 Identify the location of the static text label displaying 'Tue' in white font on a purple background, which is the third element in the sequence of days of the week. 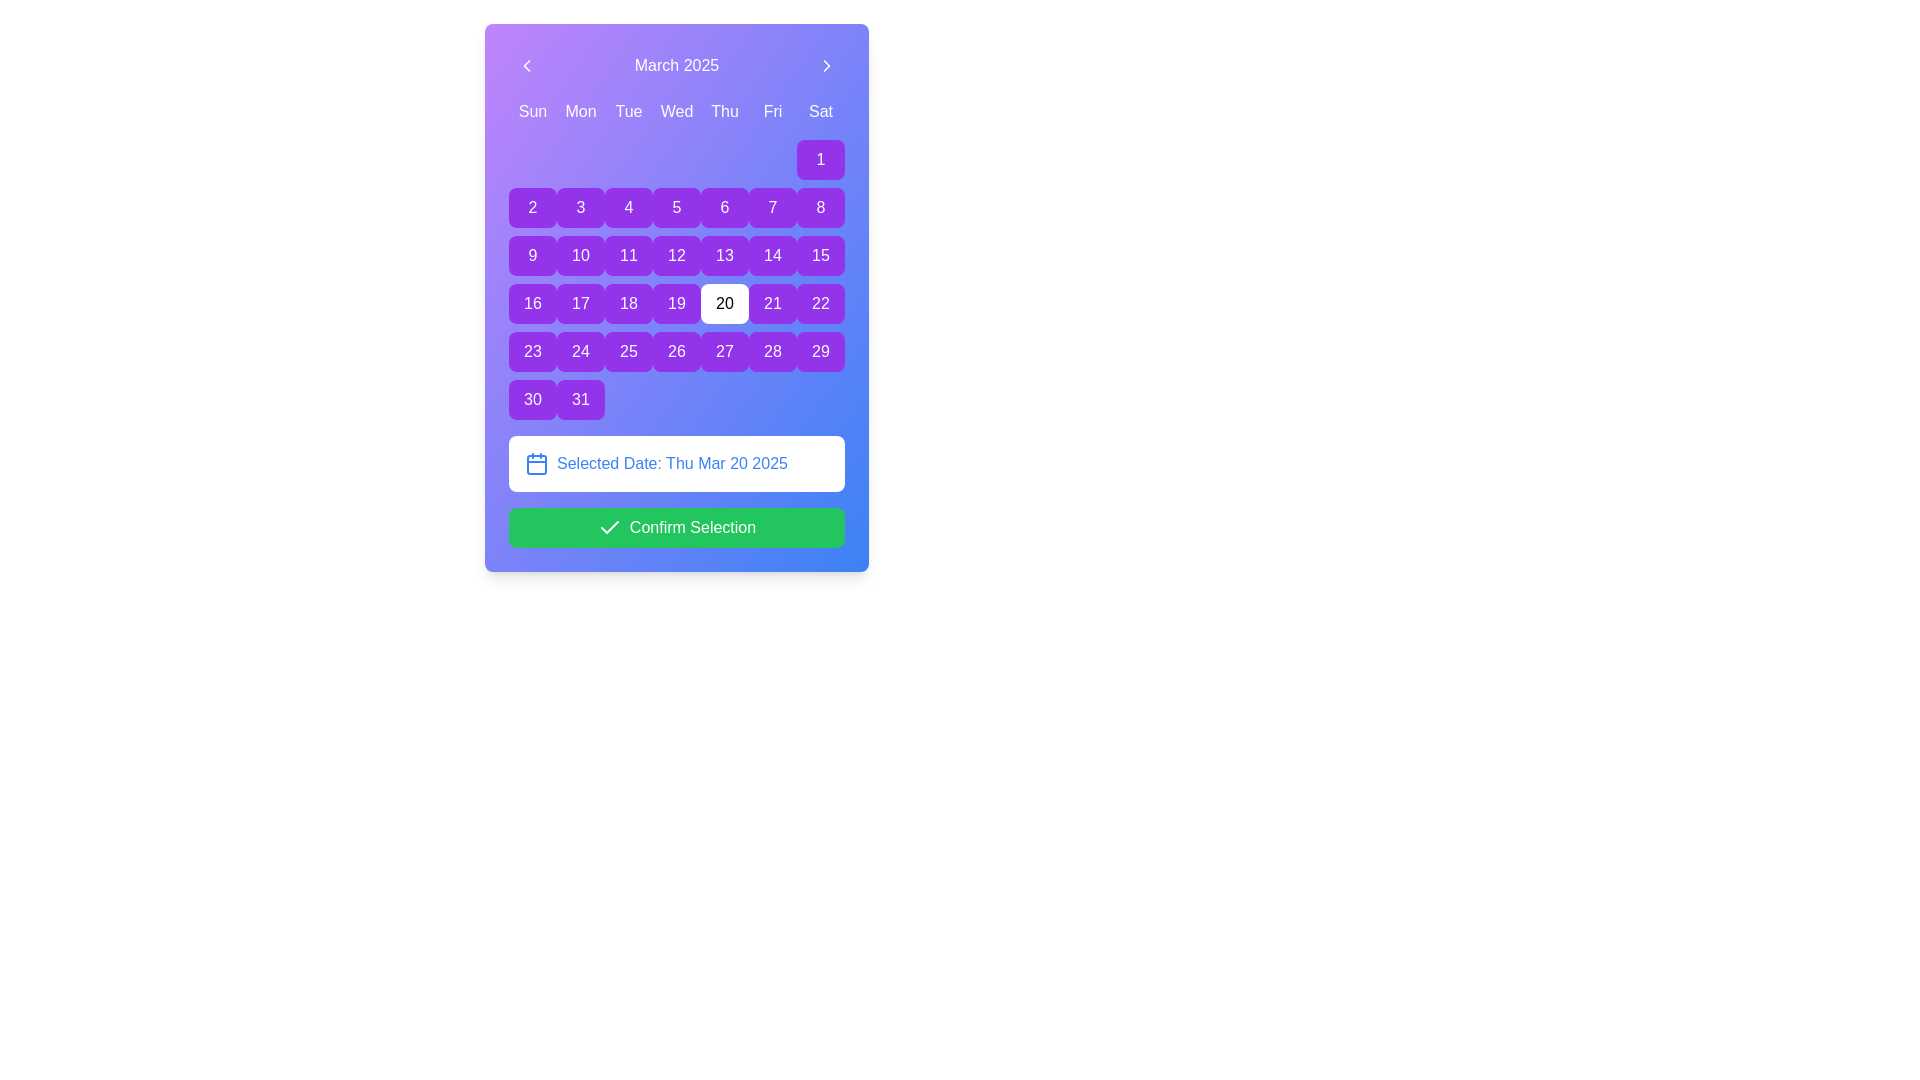
(627, 111).